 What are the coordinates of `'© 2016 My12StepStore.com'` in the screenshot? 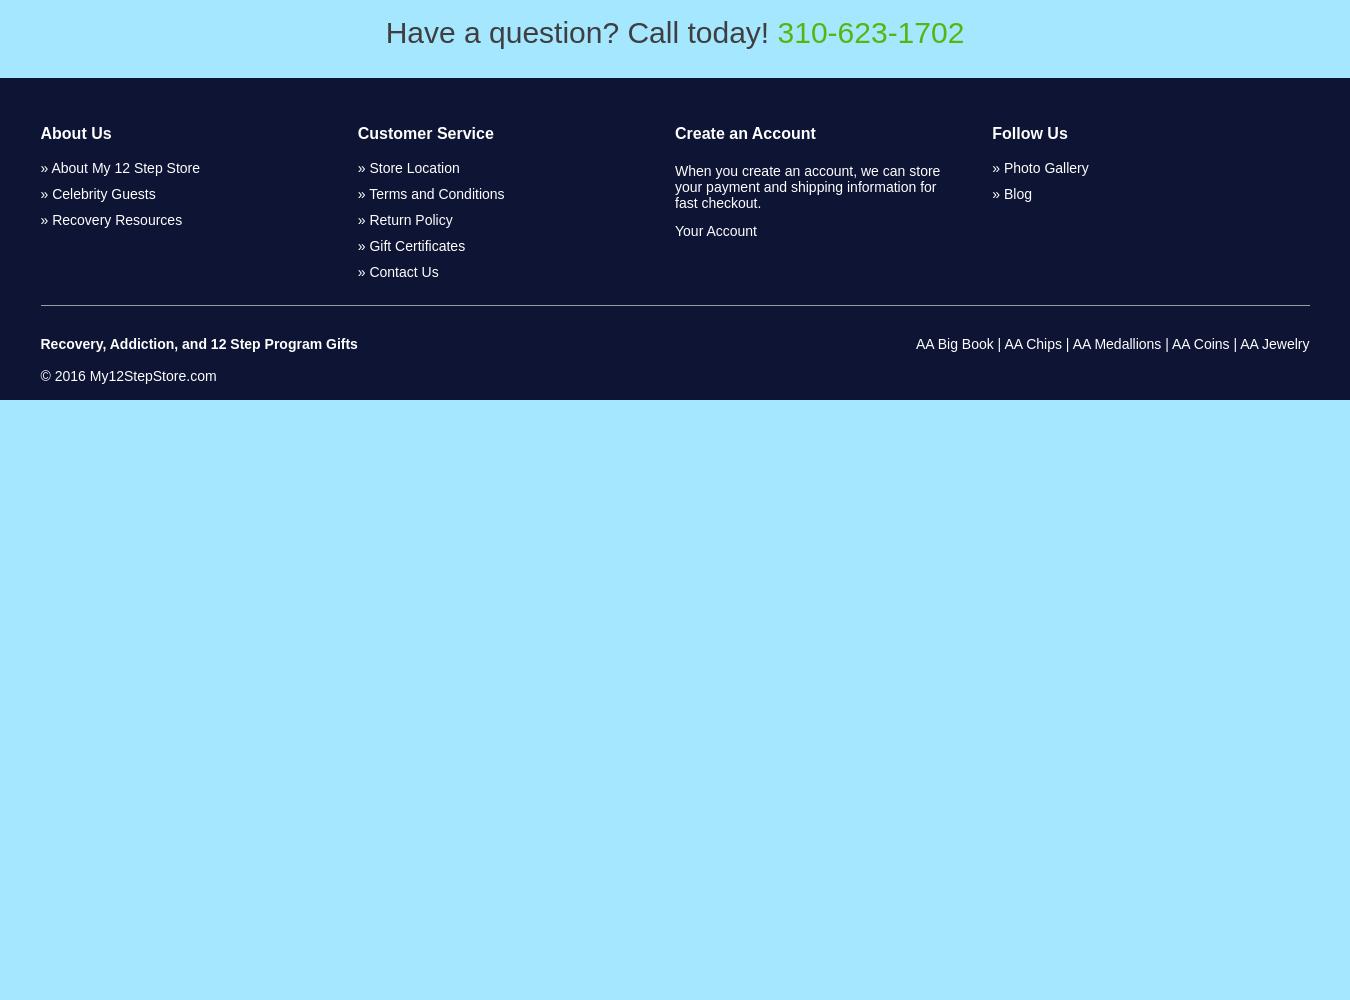 It's located at (127, 376).